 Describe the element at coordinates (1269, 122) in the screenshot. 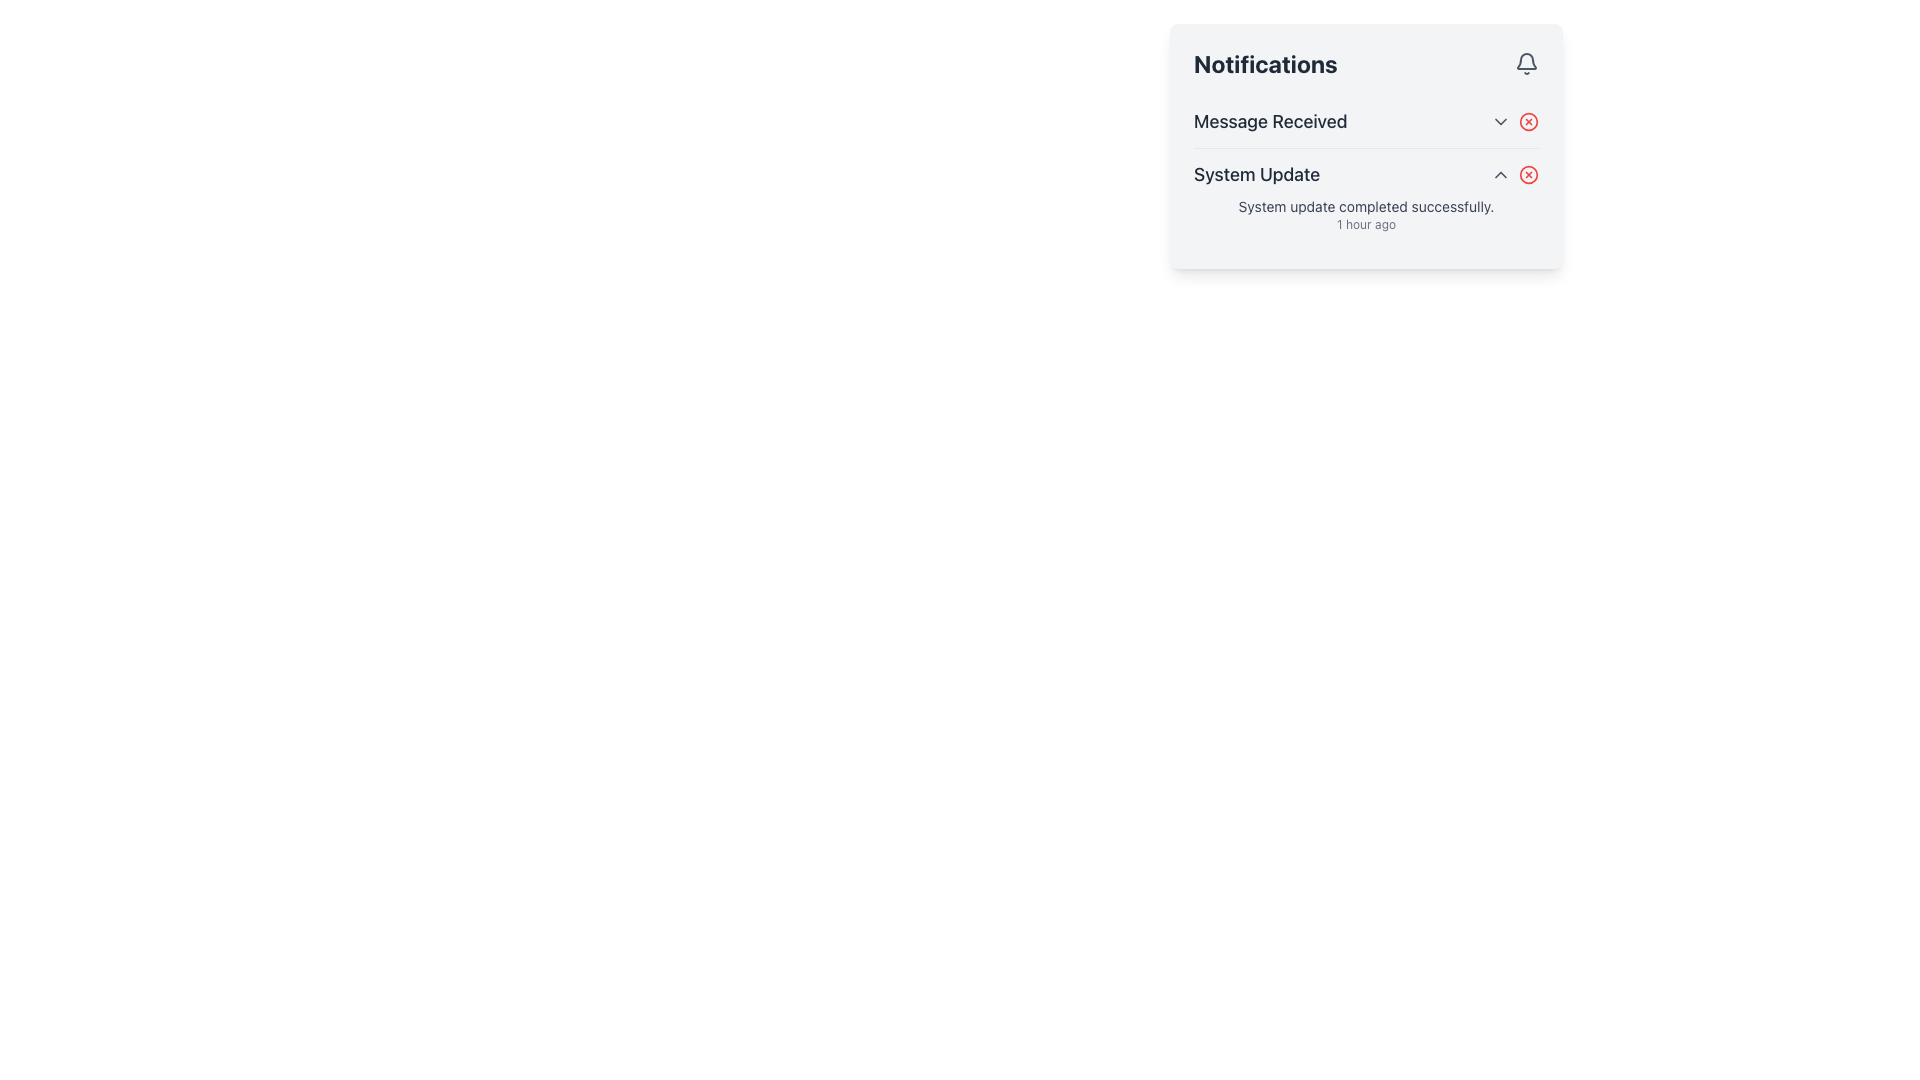

I see `the text label displaying 'Message Received' in dark gray color, located in the header area of the notification card` at that location.